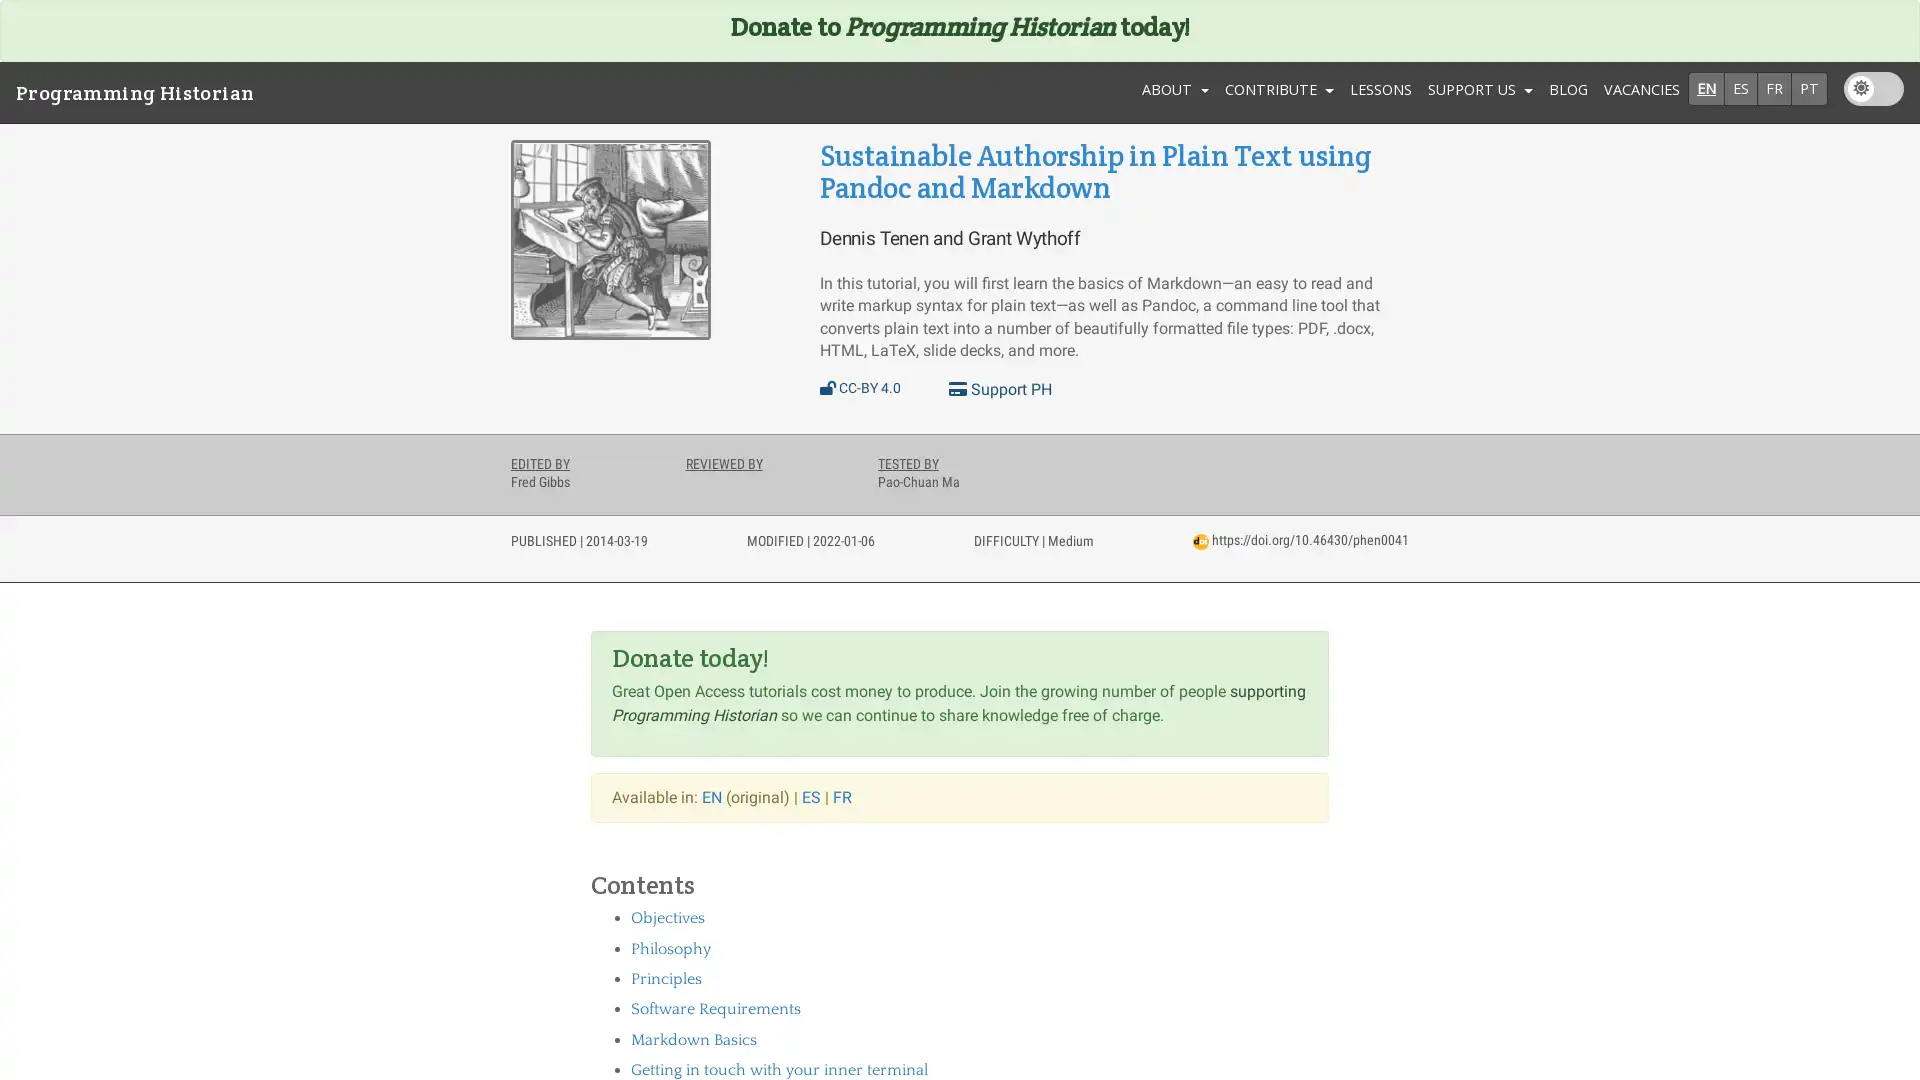  I want to click on FR, so click(1774, 87).